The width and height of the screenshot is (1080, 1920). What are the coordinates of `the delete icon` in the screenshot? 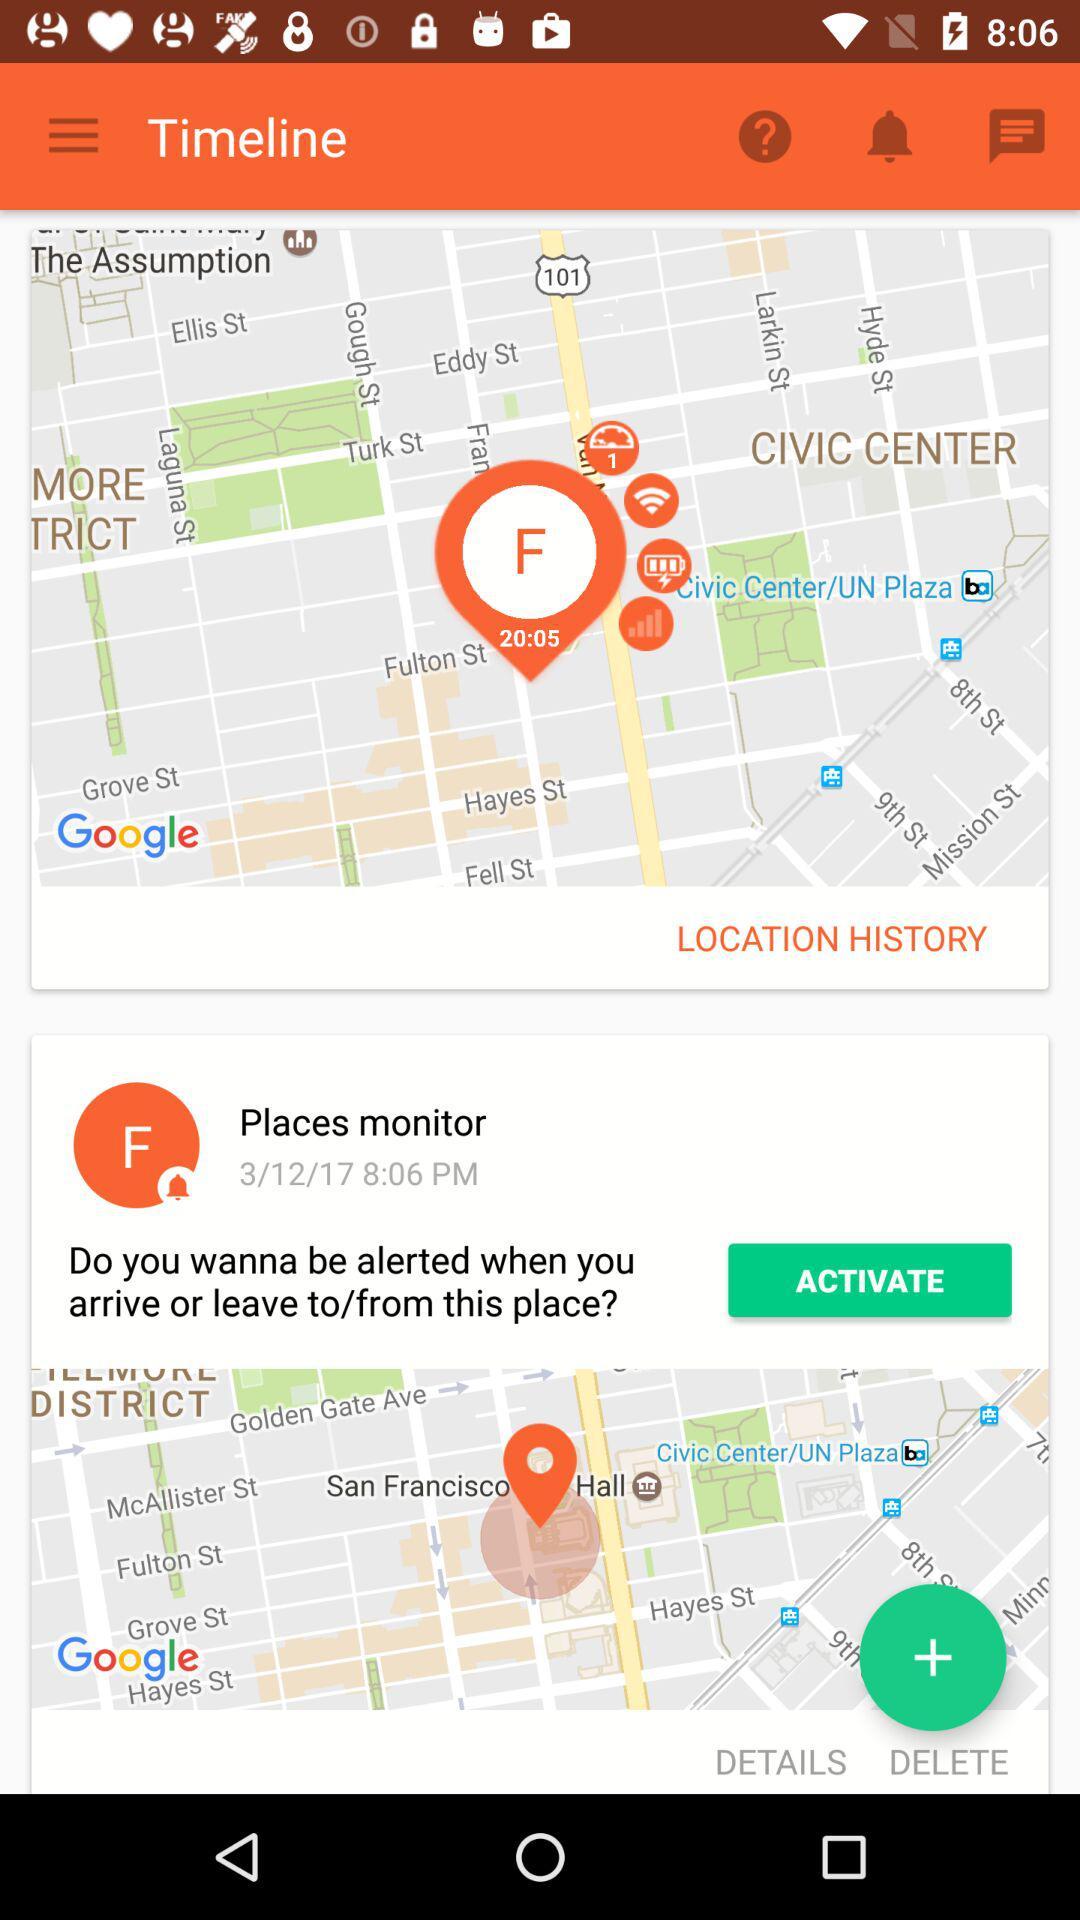 It's located at (938, 1753).